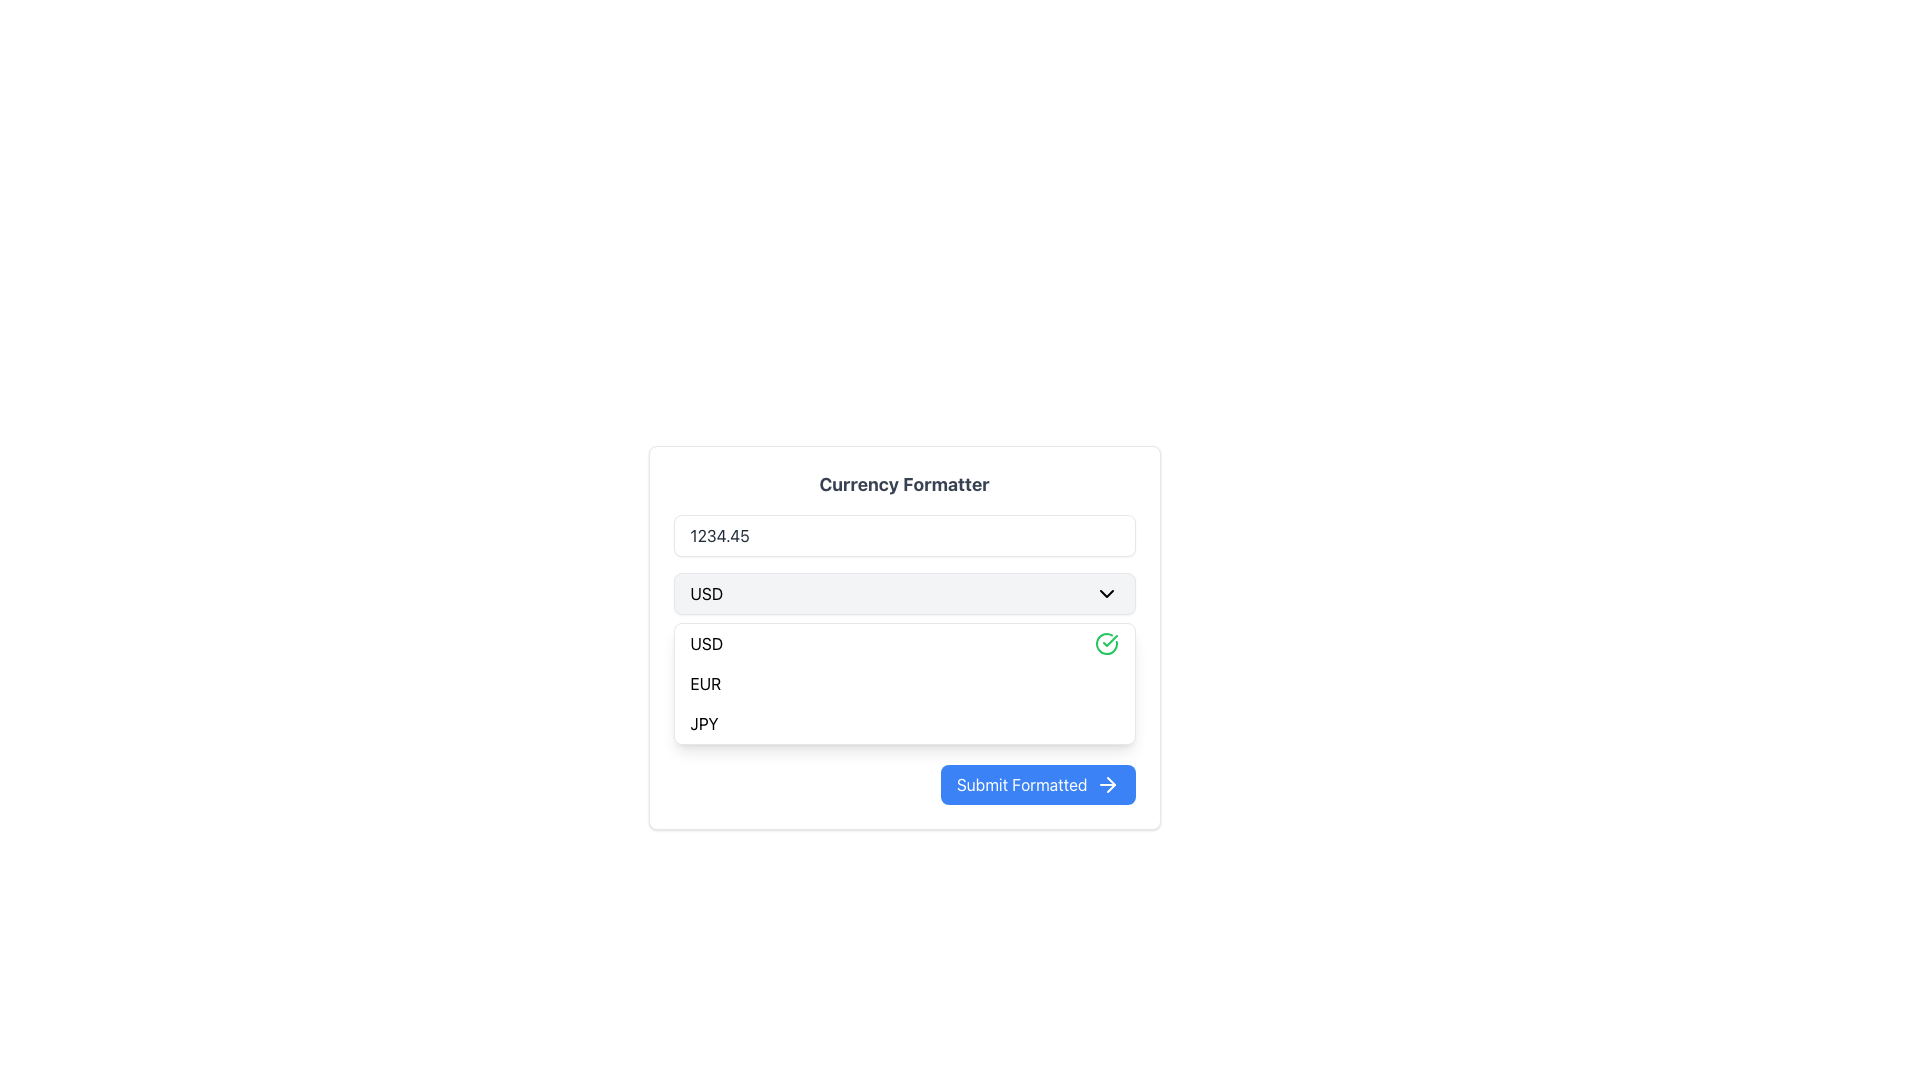 The image size is (1920, 1080). Describe the element at coordinates (1105, 644) in the screenshot. I see `the circular icon with a green checkmark inside, located to the right of the 'USD' list item in the dropdown menu` at that location.